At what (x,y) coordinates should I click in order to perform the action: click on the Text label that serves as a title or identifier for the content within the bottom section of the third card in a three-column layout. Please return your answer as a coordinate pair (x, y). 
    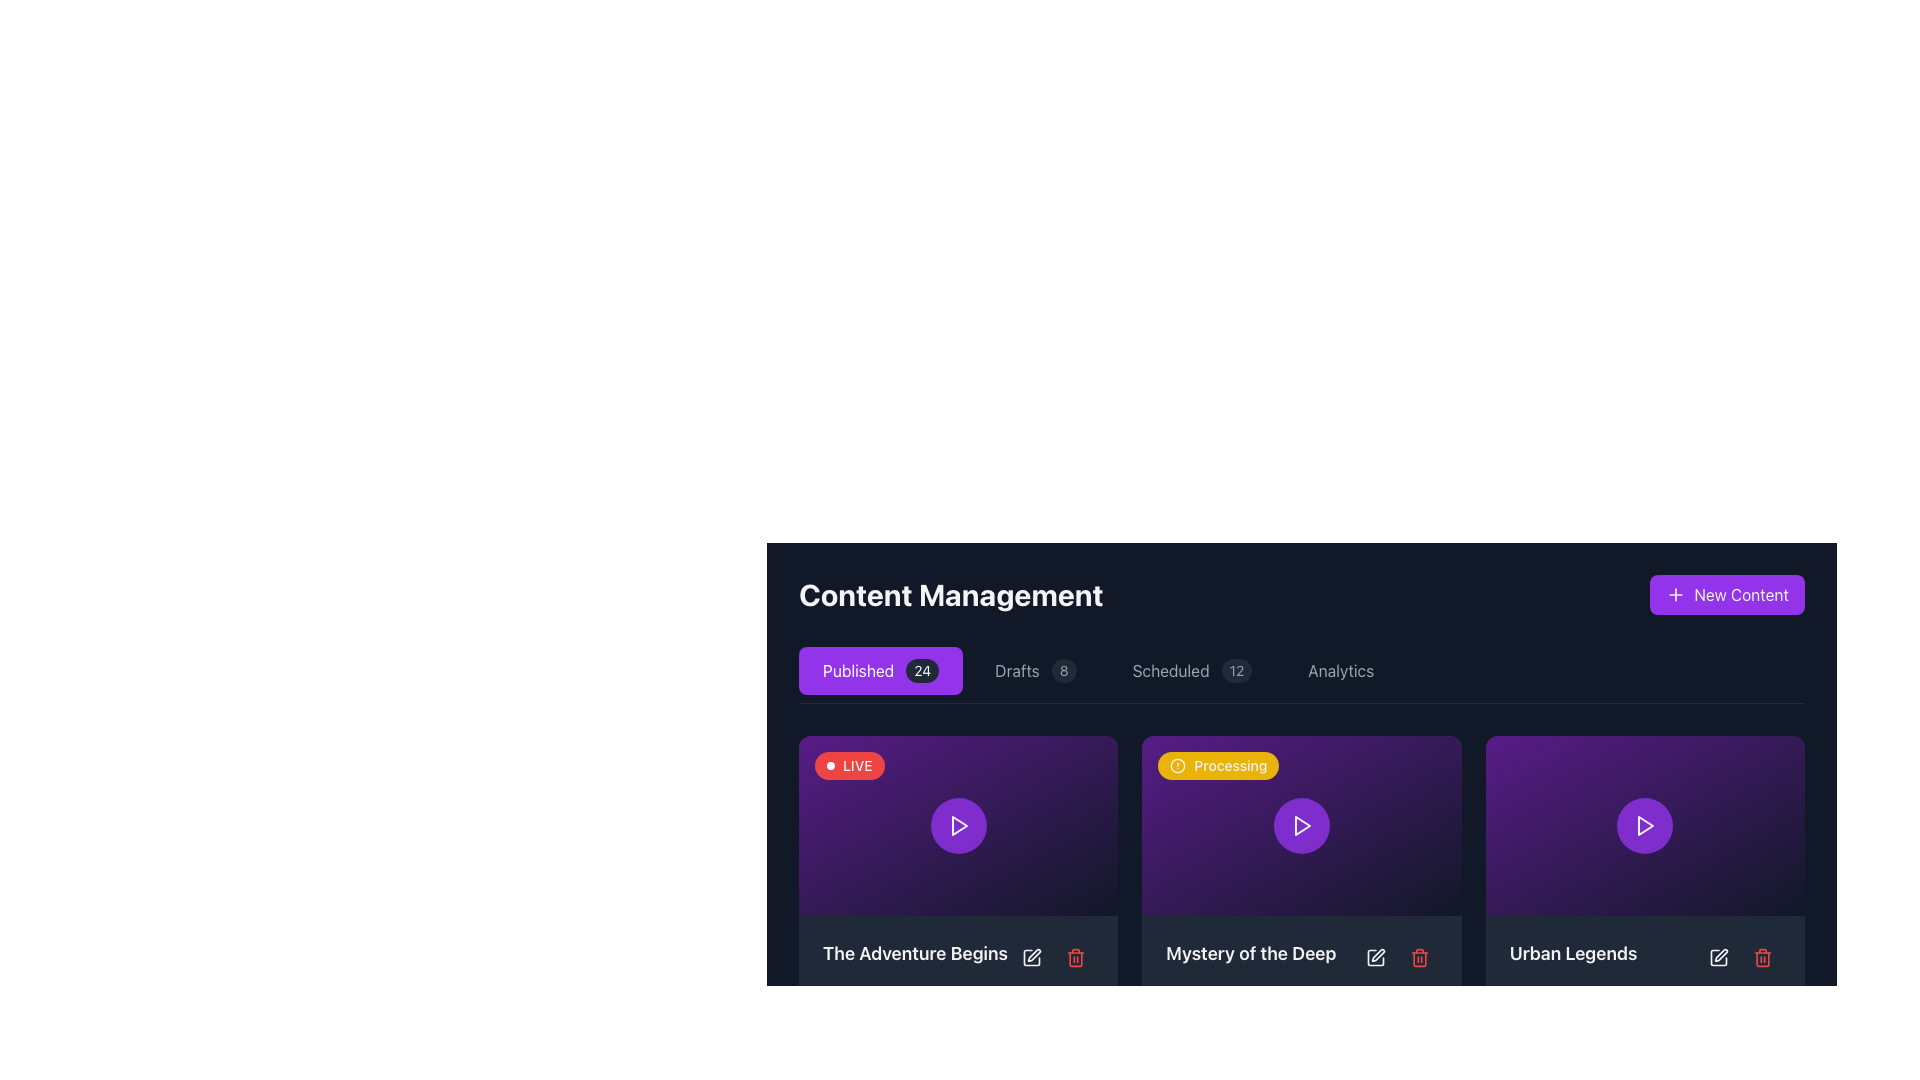
    Looking at the image, I should click on (1572, 952).